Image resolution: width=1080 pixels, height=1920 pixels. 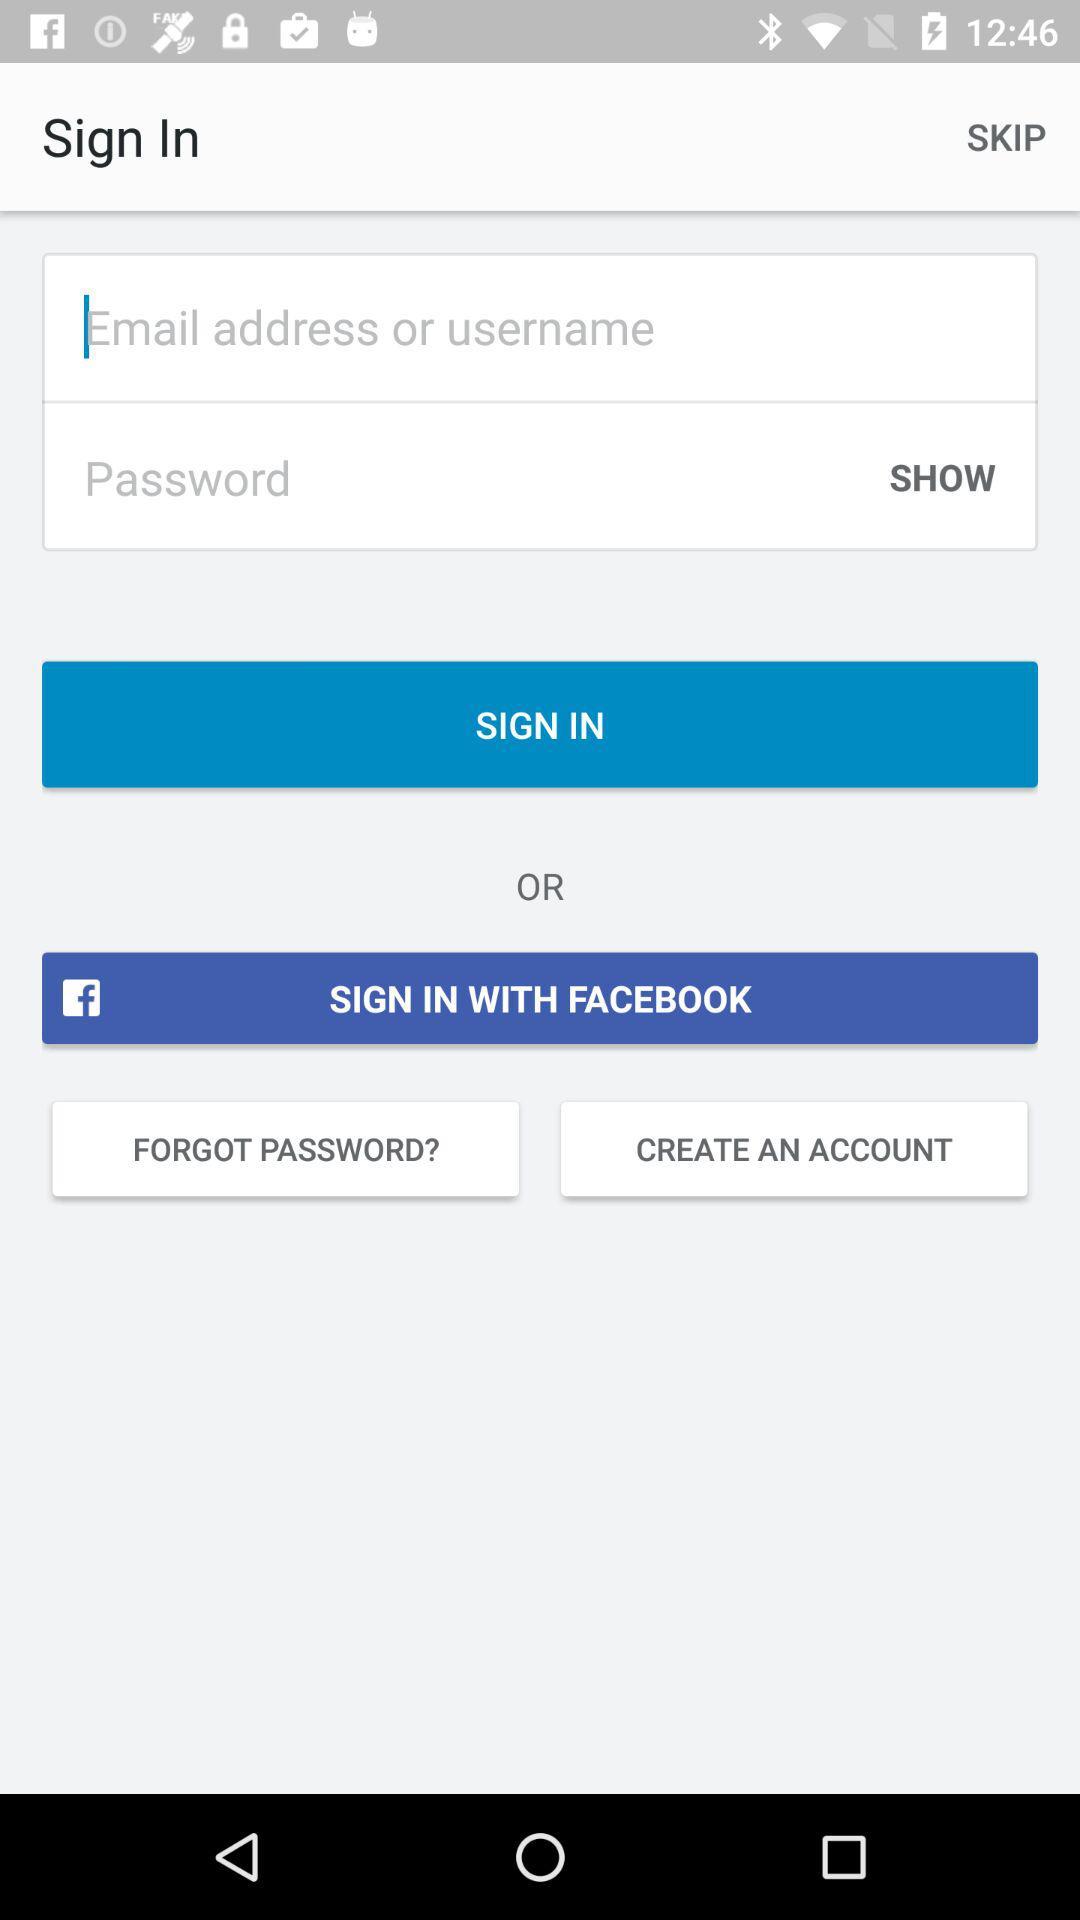 What do you see at coordinates (942, 487) in the screenshot?
I see `icon above sign in icon` at bounding box center [942, 487].